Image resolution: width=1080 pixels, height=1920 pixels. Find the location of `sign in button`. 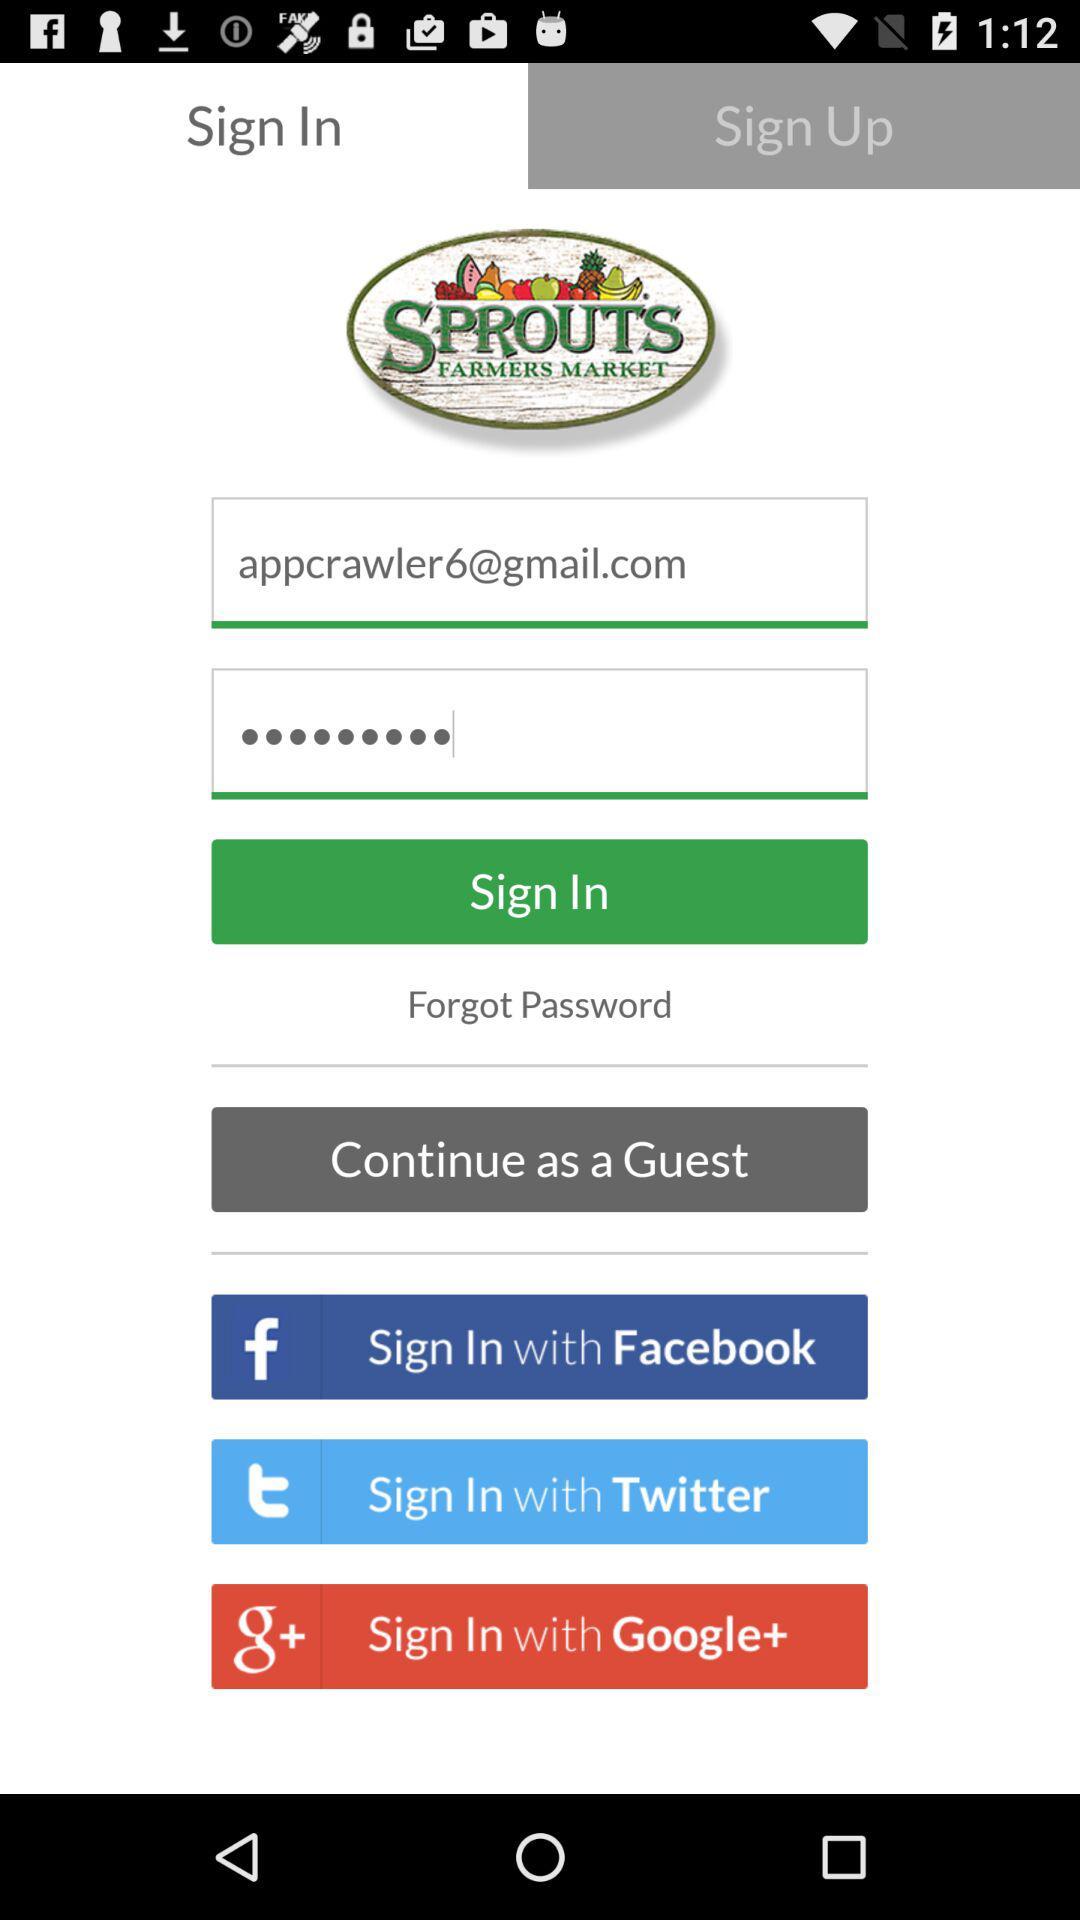

sign in button is located at coordinates (540, 890).